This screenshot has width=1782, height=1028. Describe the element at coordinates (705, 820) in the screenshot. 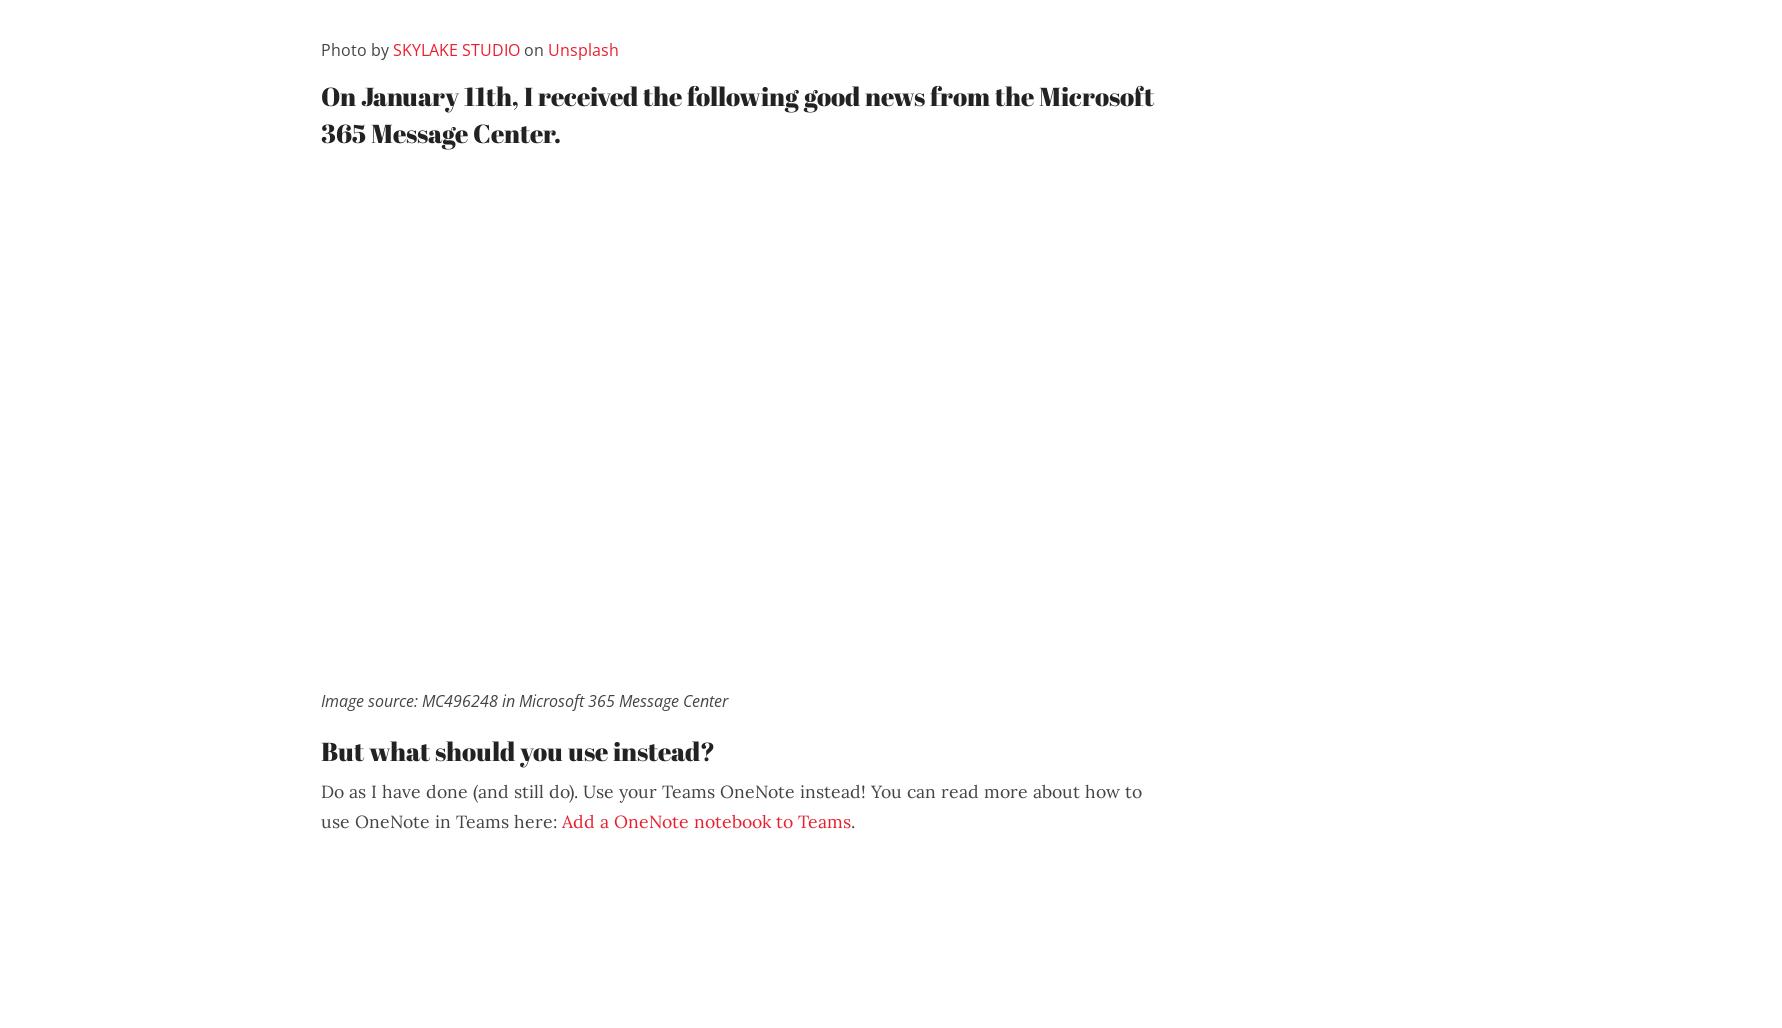

I see `'Add a OneNote notebook to Teams'` at that location.